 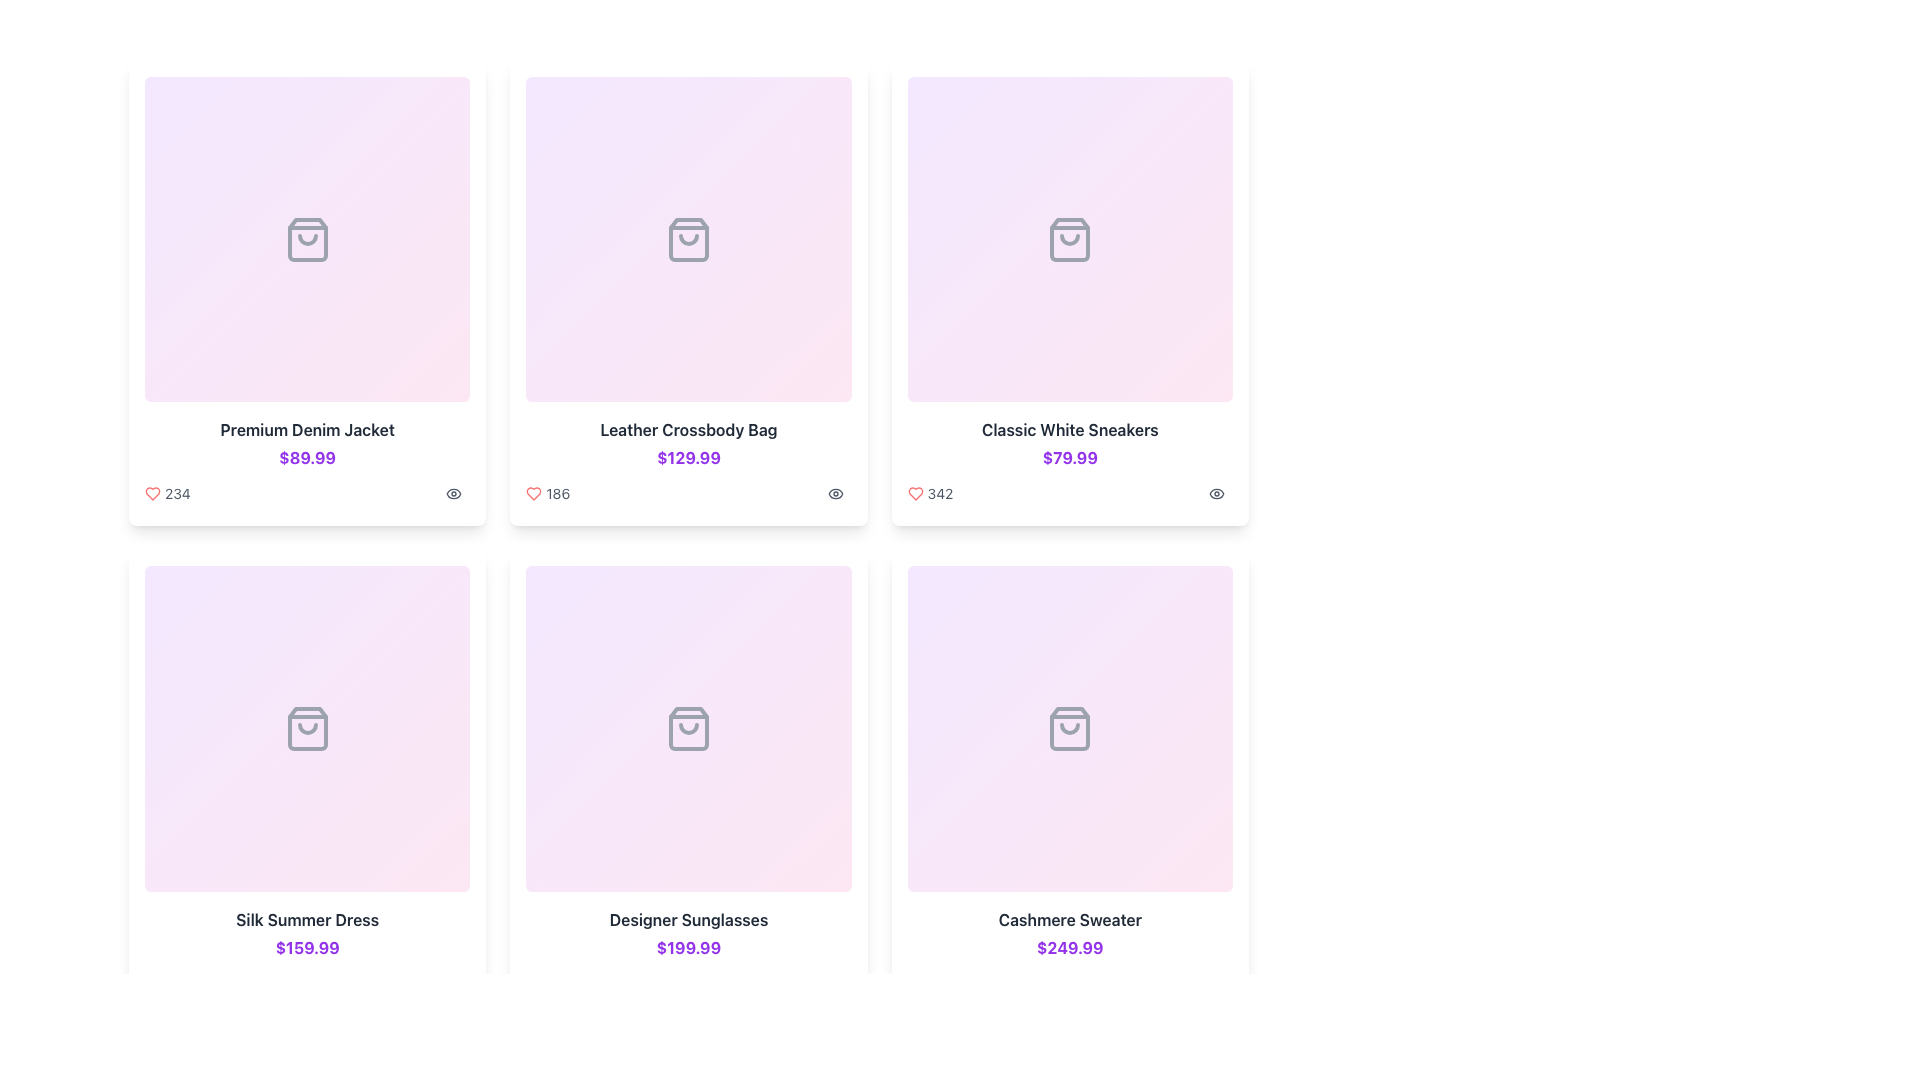 I want to click on the numeric counter displaying '275' located in the lower-left corner of the 'Silk Summer Dress' card, adjacent to the heart icon, so click(x=167, y=982).